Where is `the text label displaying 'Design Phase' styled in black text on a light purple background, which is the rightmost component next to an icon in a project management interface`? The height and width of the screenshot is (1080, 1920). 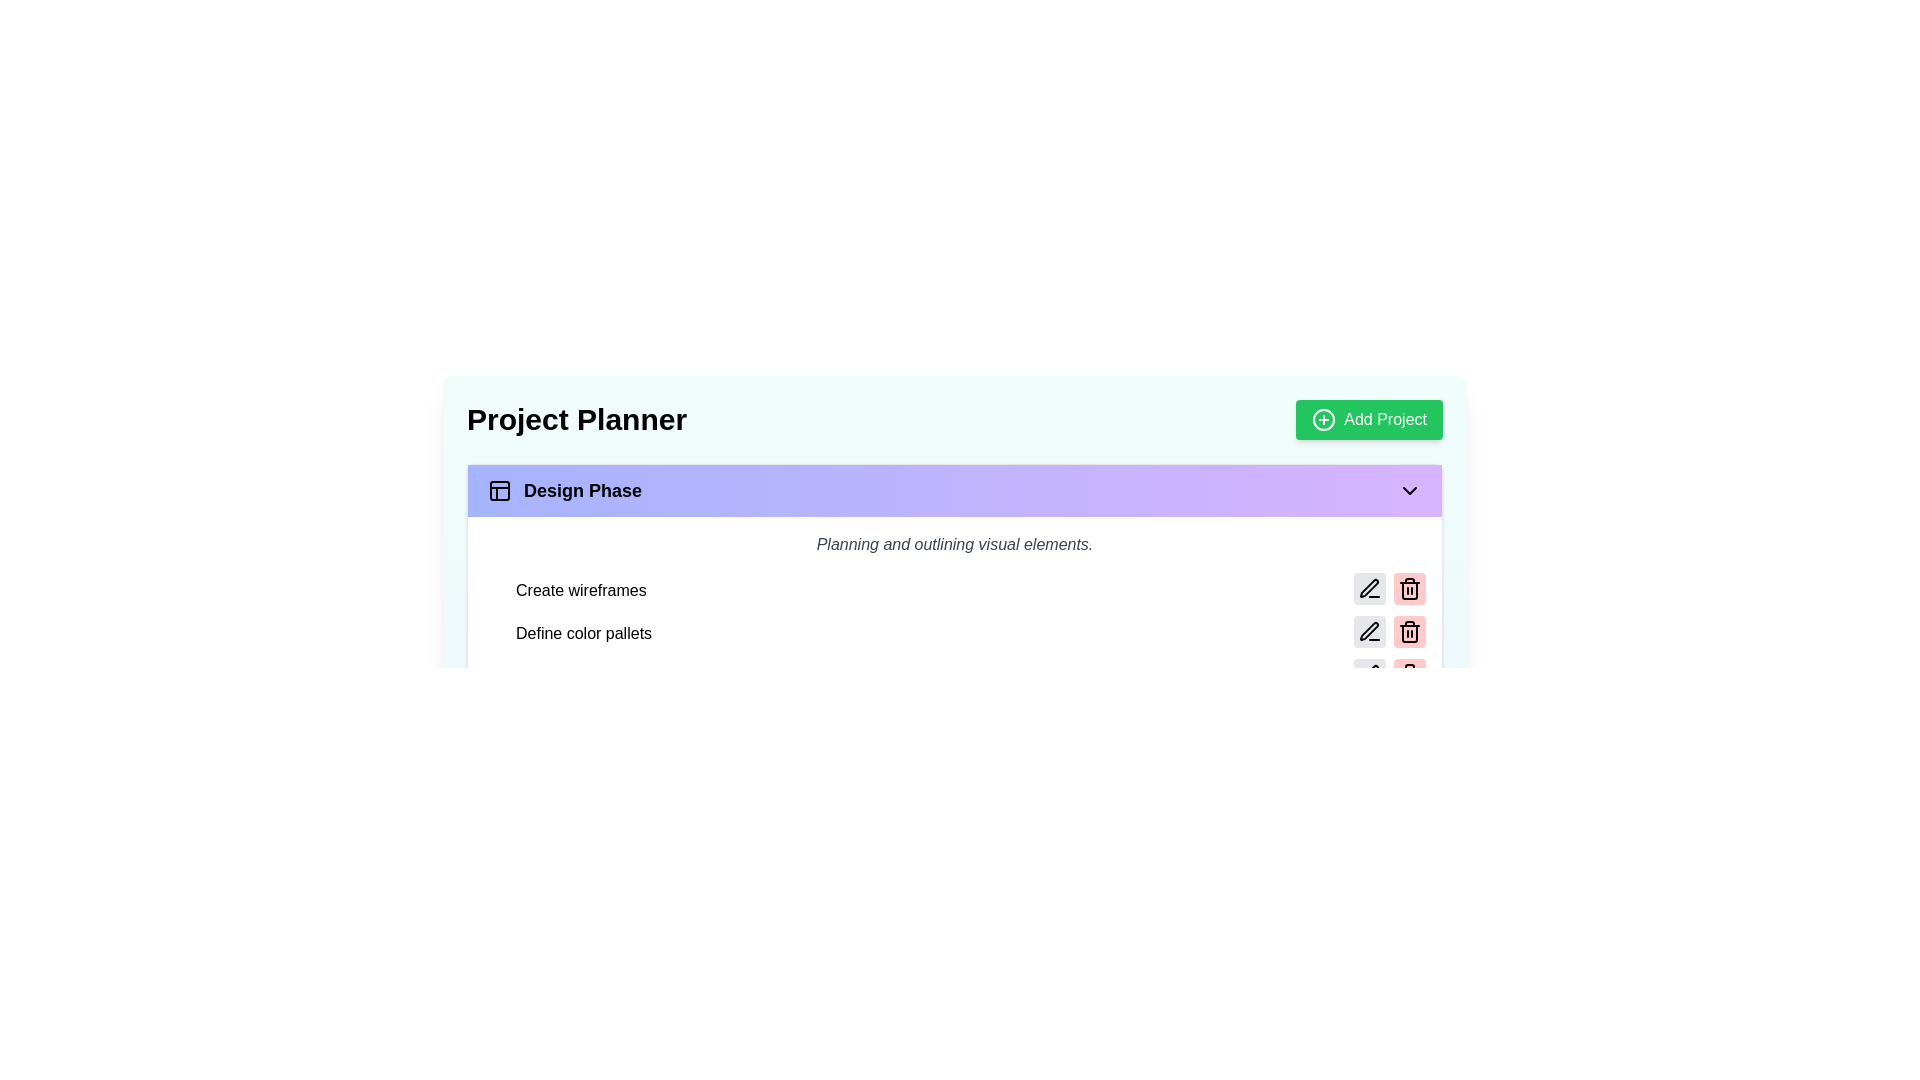 the text label displaying 'Design Phase' styled in black text on a light purple background, which is the rightmost component next to an icon in a project management interface is located at coordinates (582, 490).